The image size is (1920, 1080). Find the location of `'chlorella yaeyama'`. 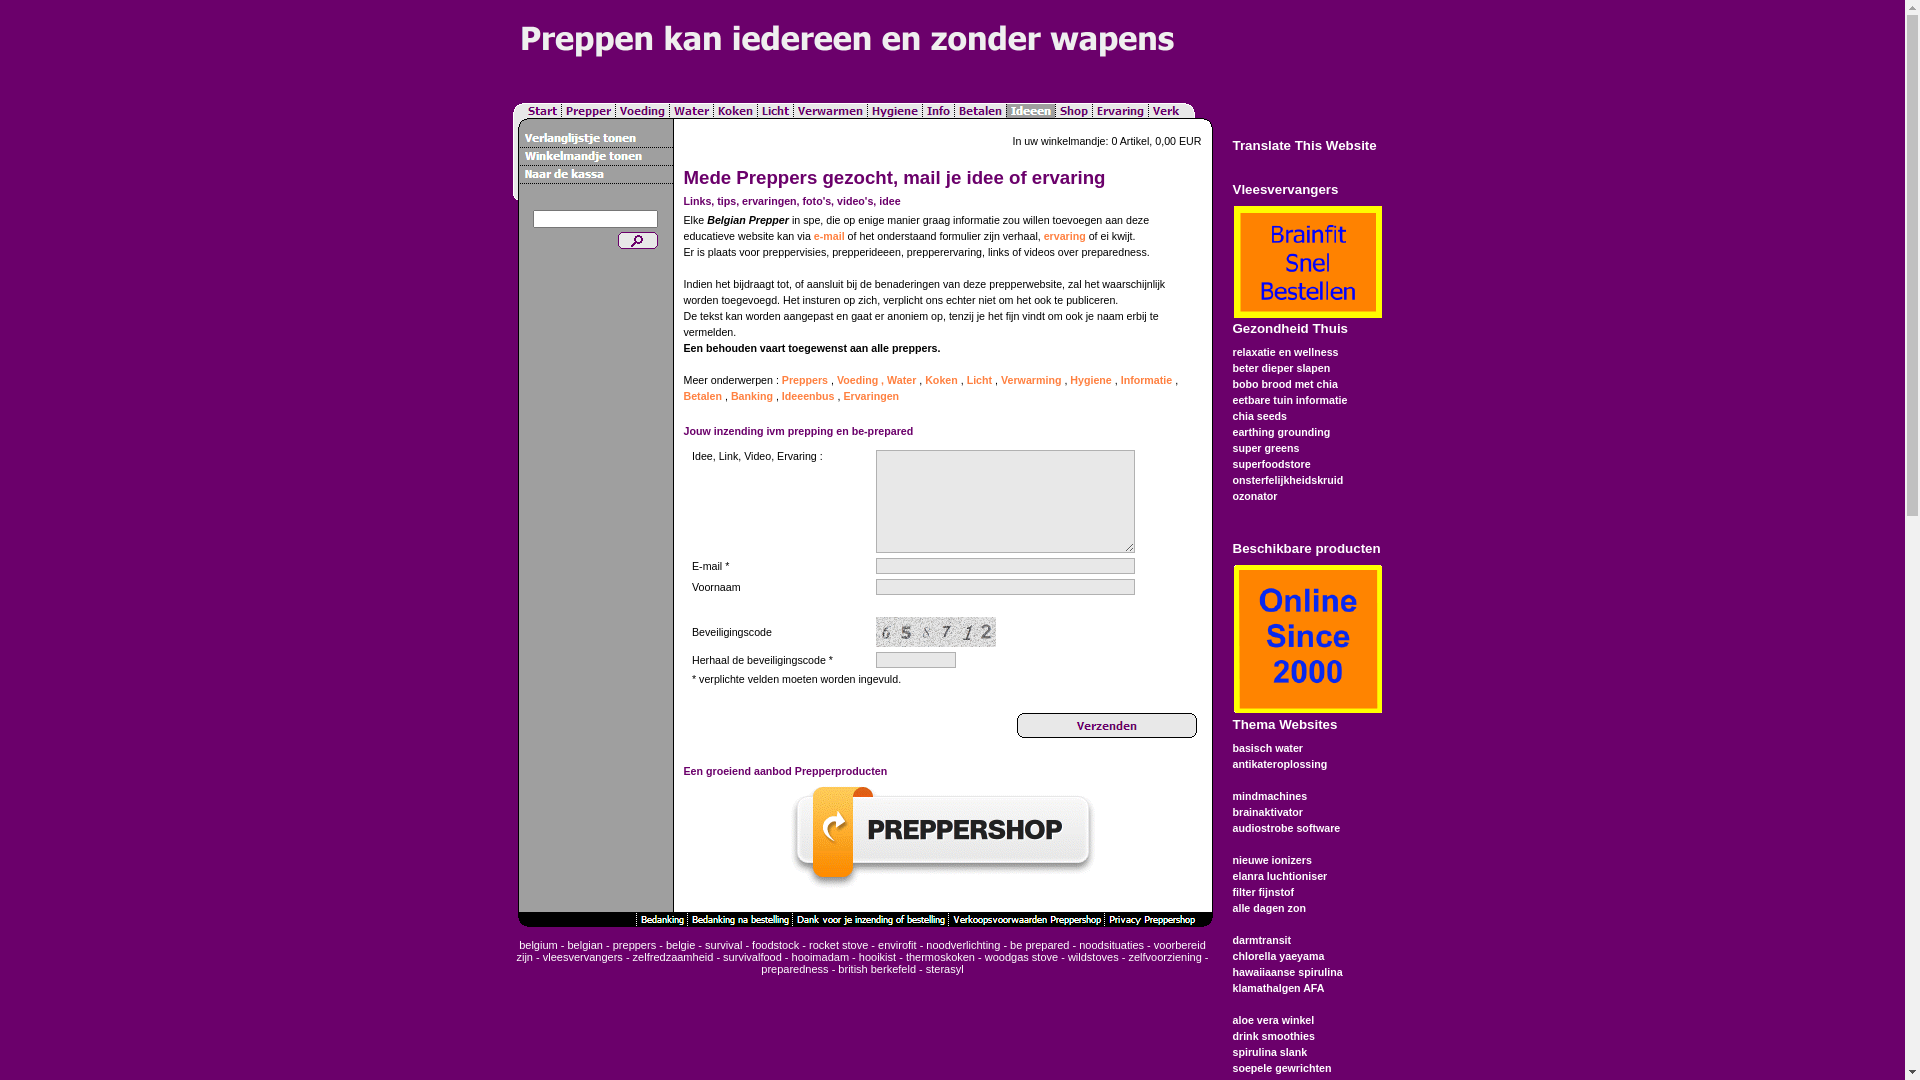

'chlorella yaeyama' is located at coordinates (1276, 955).